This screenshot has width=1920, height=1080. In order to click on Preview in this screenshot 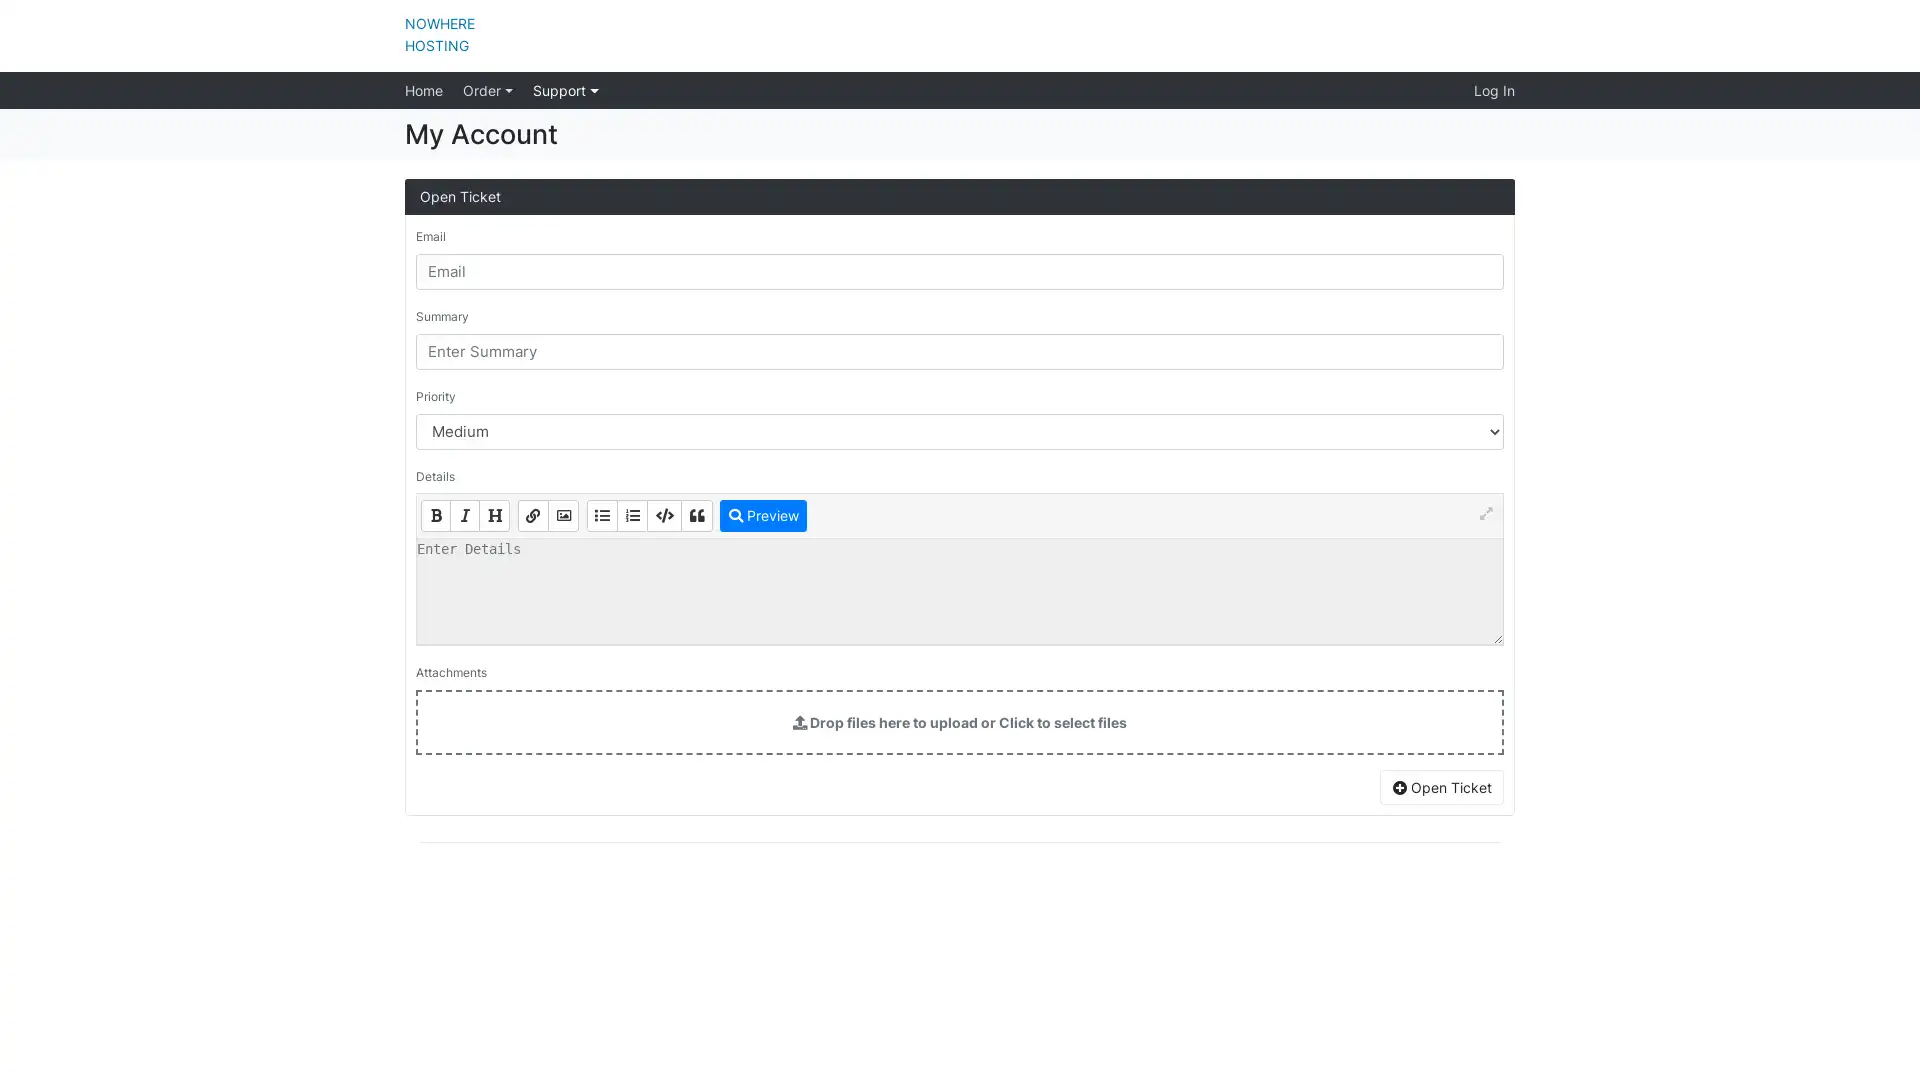, I will do `click(762, 514)`.